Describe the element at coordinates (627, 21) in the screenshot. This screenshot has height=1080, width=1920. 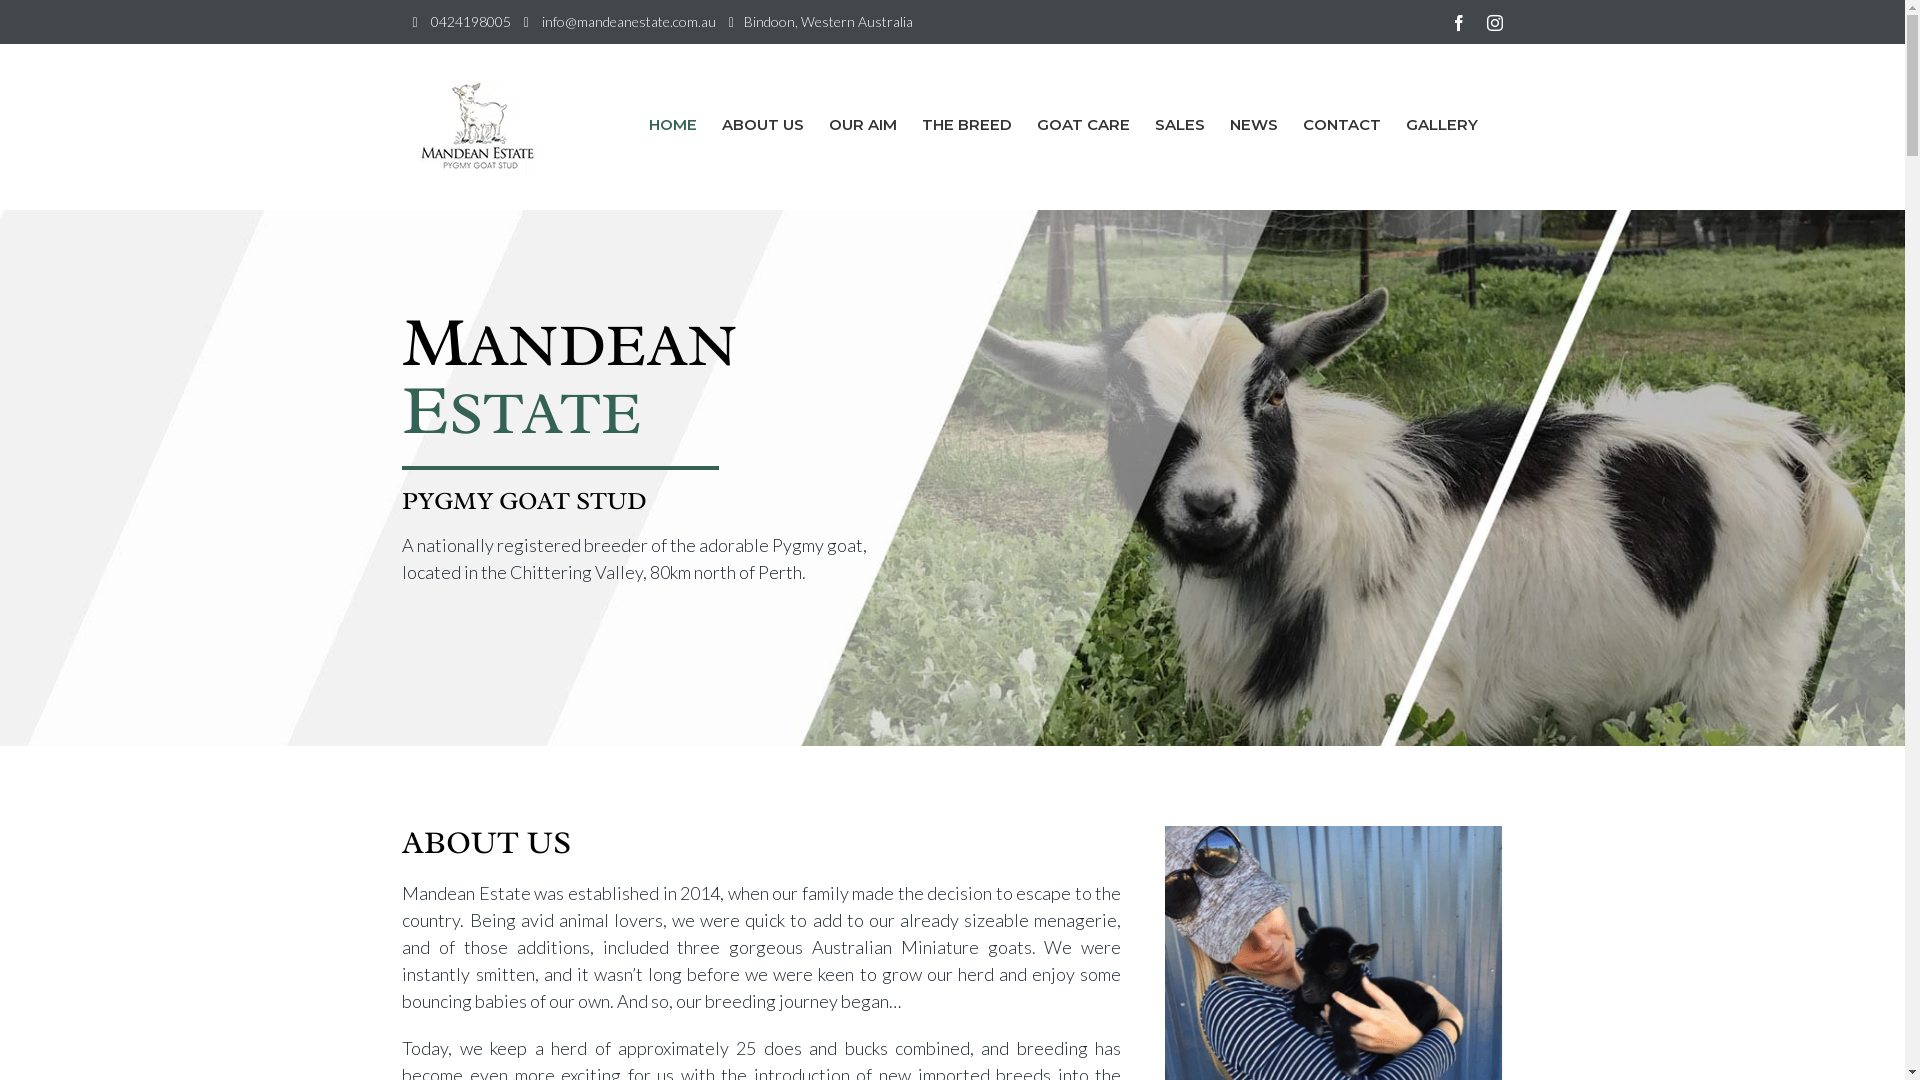
I see `'info@mandeanestate.com.au'` at that location.